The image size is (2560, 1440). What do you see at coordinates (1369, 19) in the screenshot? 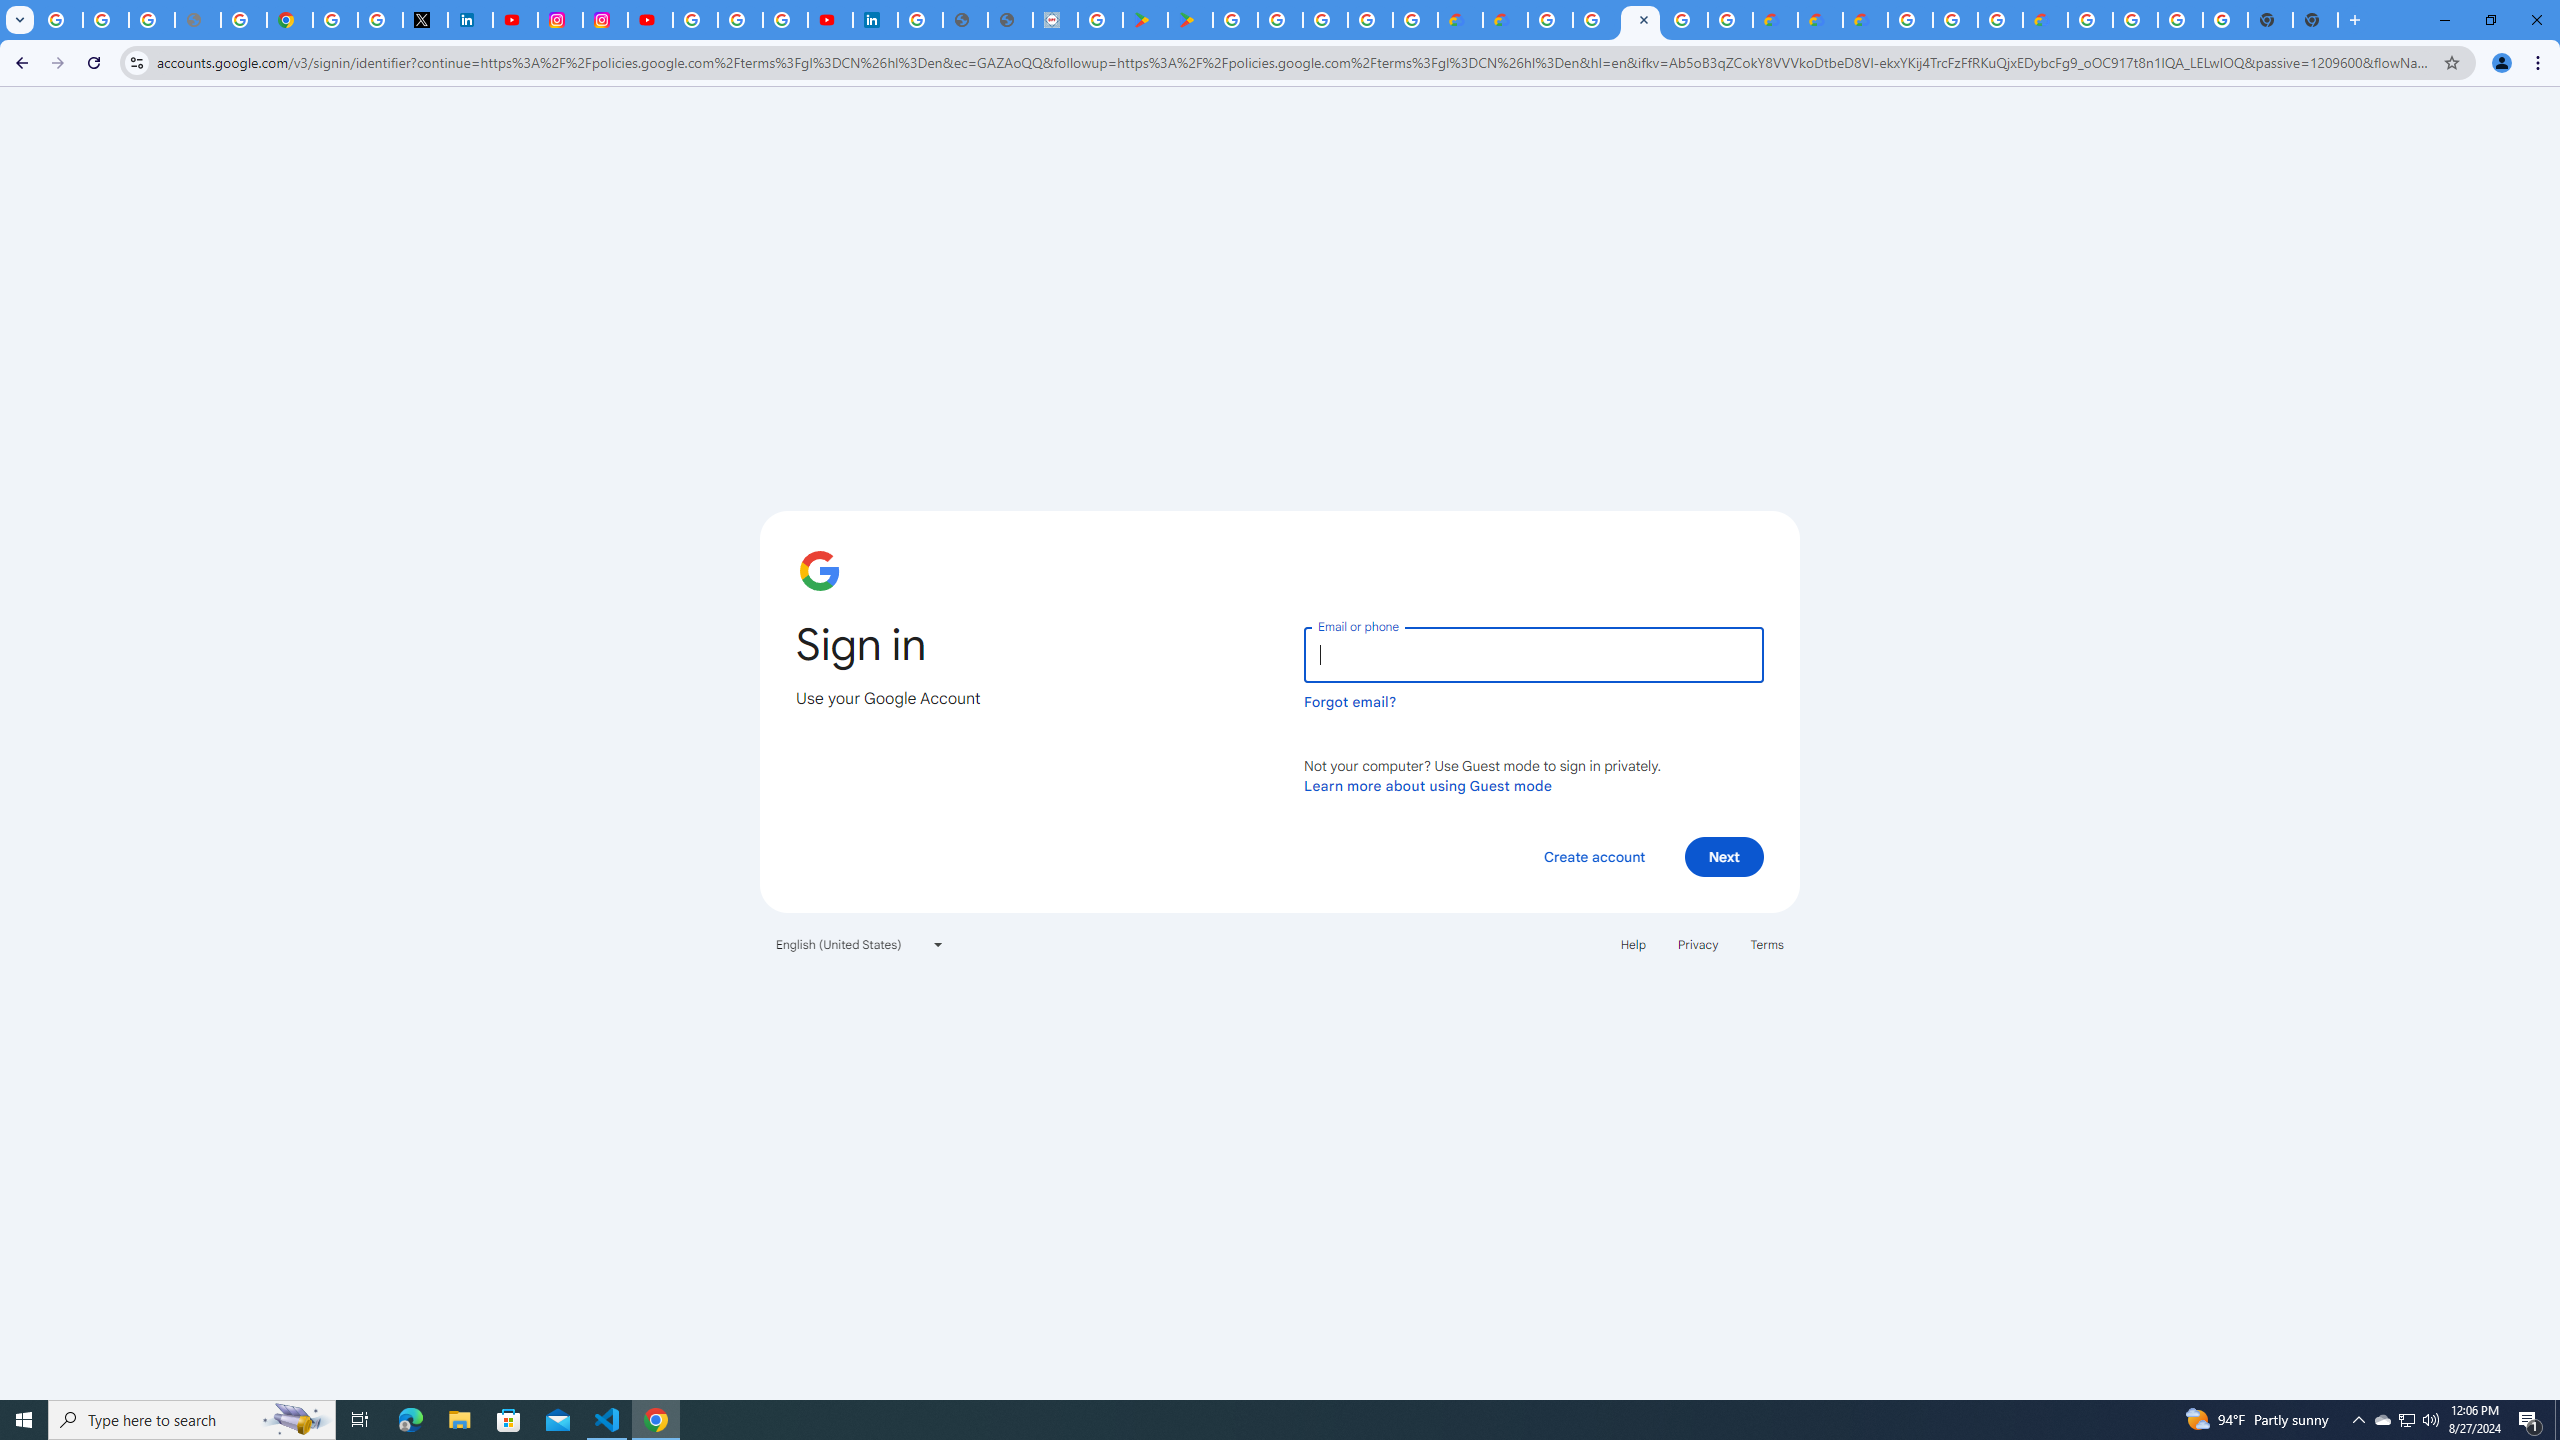
I see `'Google Workspace - Specific Terms'` at bounding box center [1369, 19].